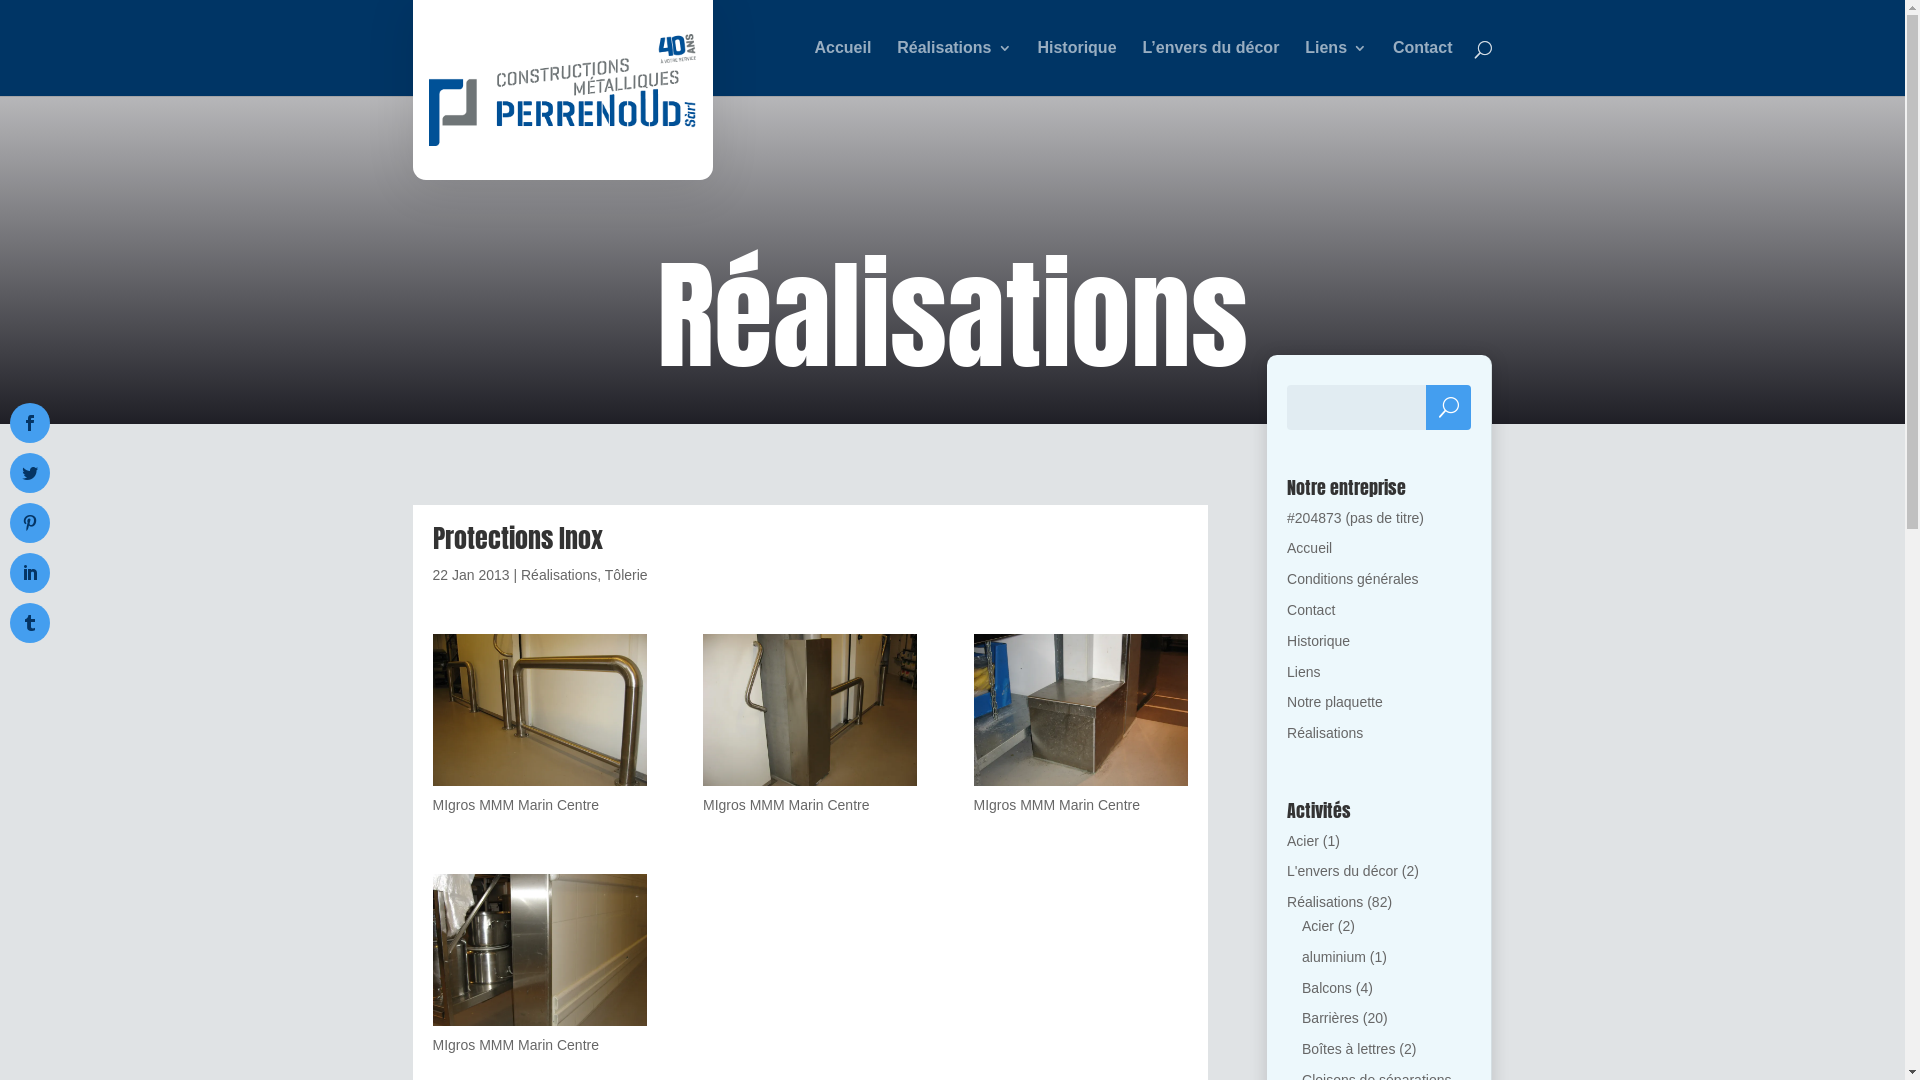  I want to click on 'Historique', so click(1318, 640).